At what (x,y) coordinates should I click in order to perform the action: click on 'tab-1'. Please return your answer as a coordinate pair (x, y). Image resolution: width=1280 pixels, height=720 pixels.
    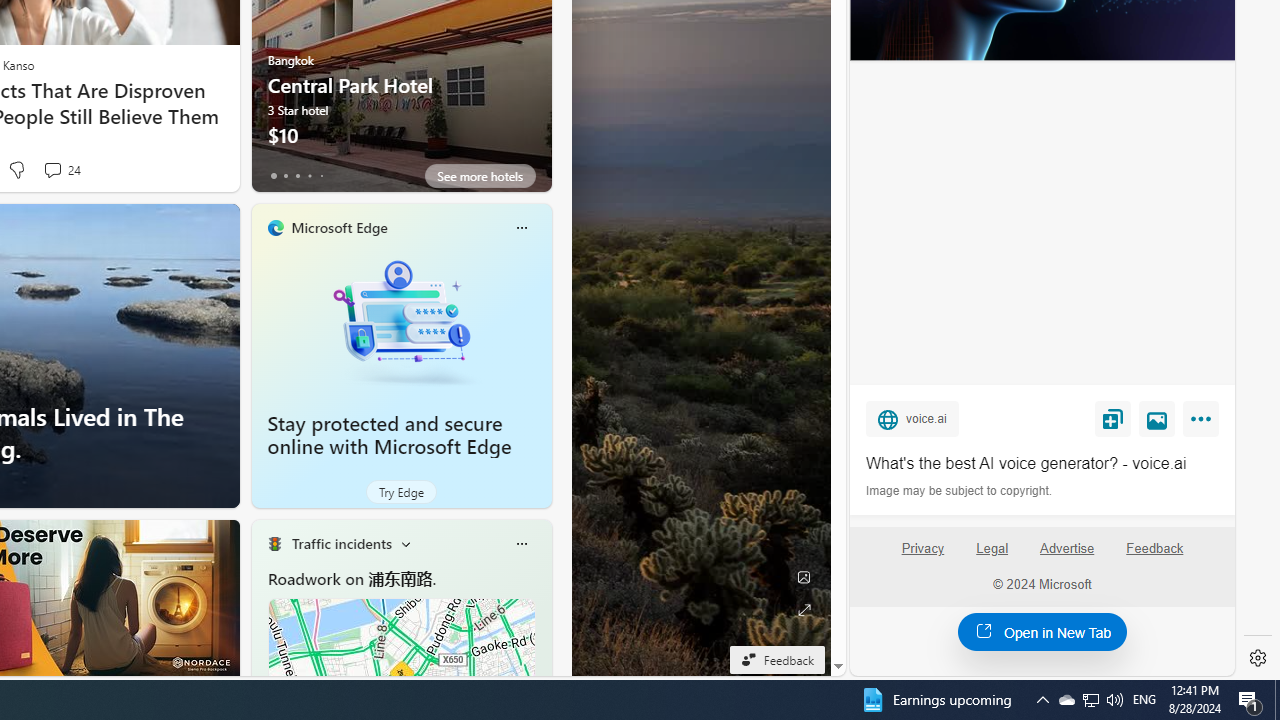
    Looking at the image, I should click on (284, 175).